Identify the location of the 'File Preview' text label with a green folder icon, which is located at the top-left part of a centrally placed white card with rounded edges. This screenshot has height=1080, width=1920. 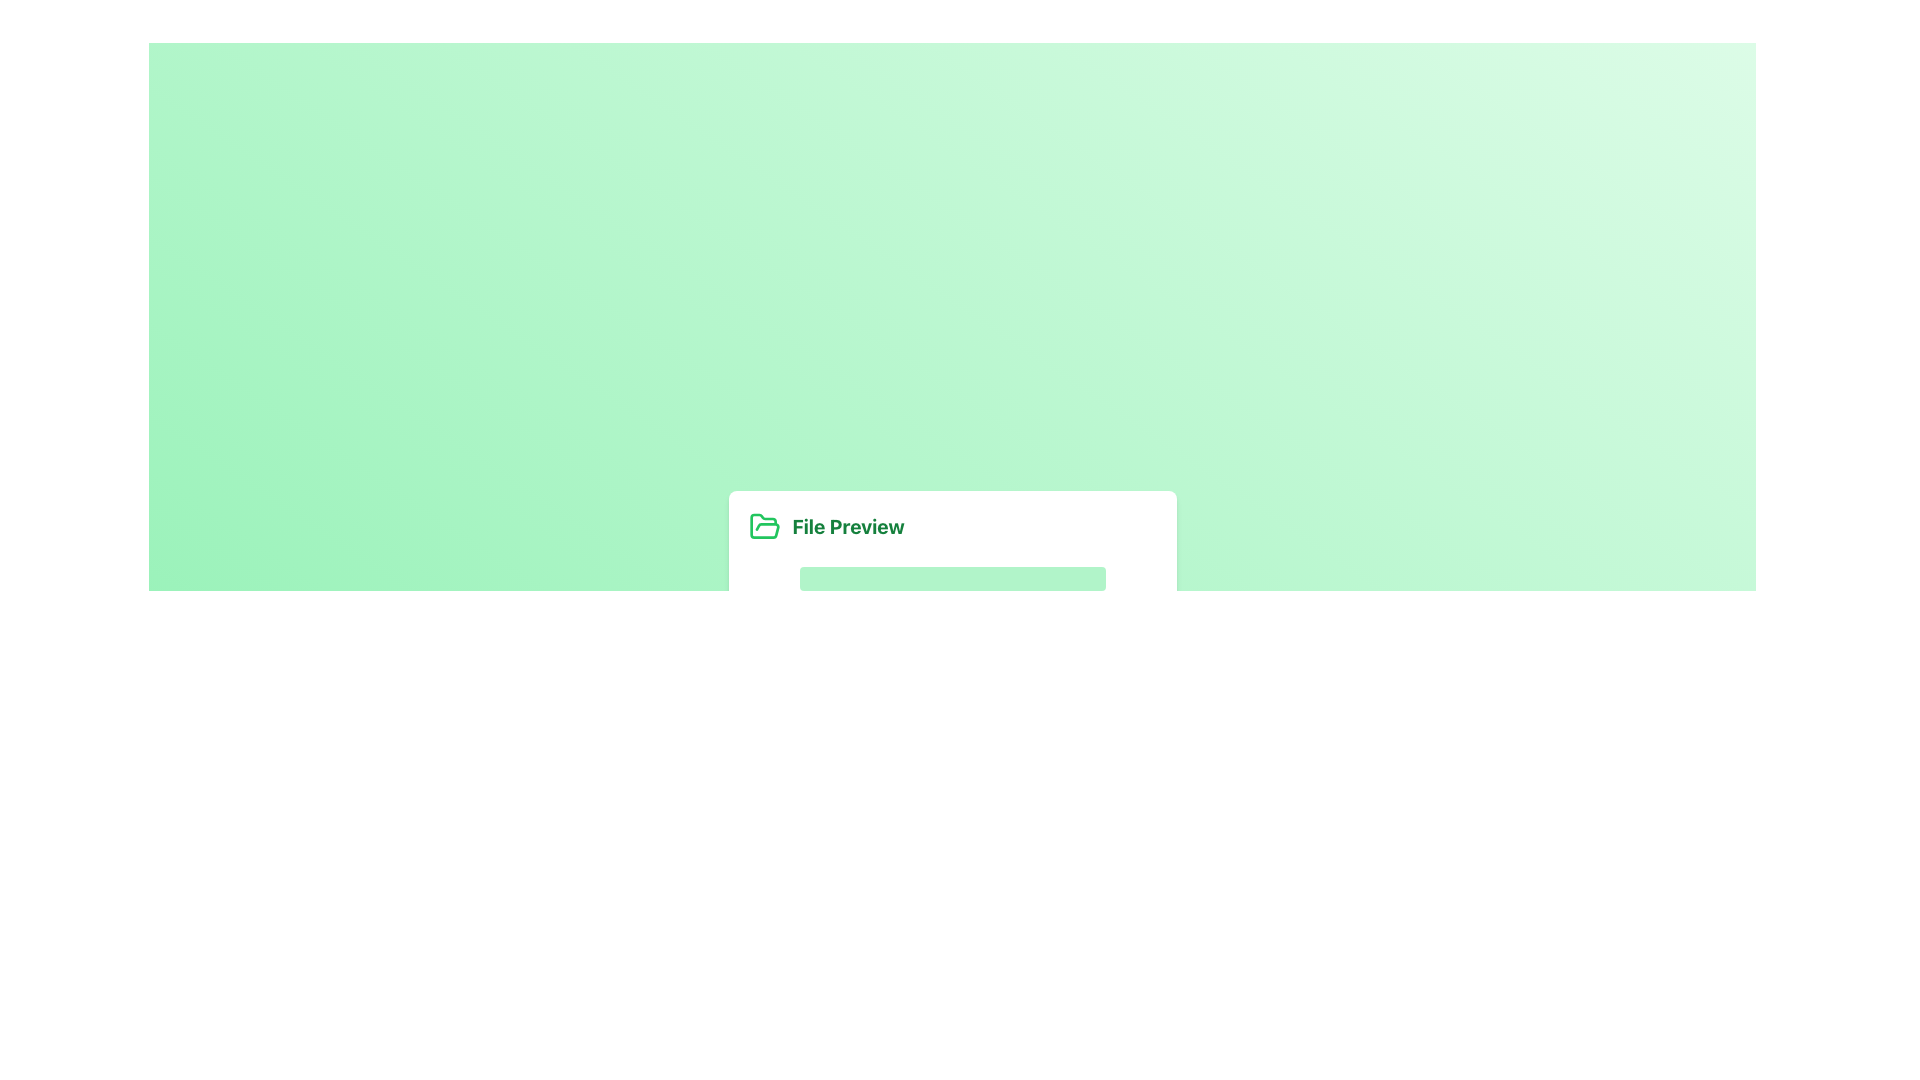
(951, 582).